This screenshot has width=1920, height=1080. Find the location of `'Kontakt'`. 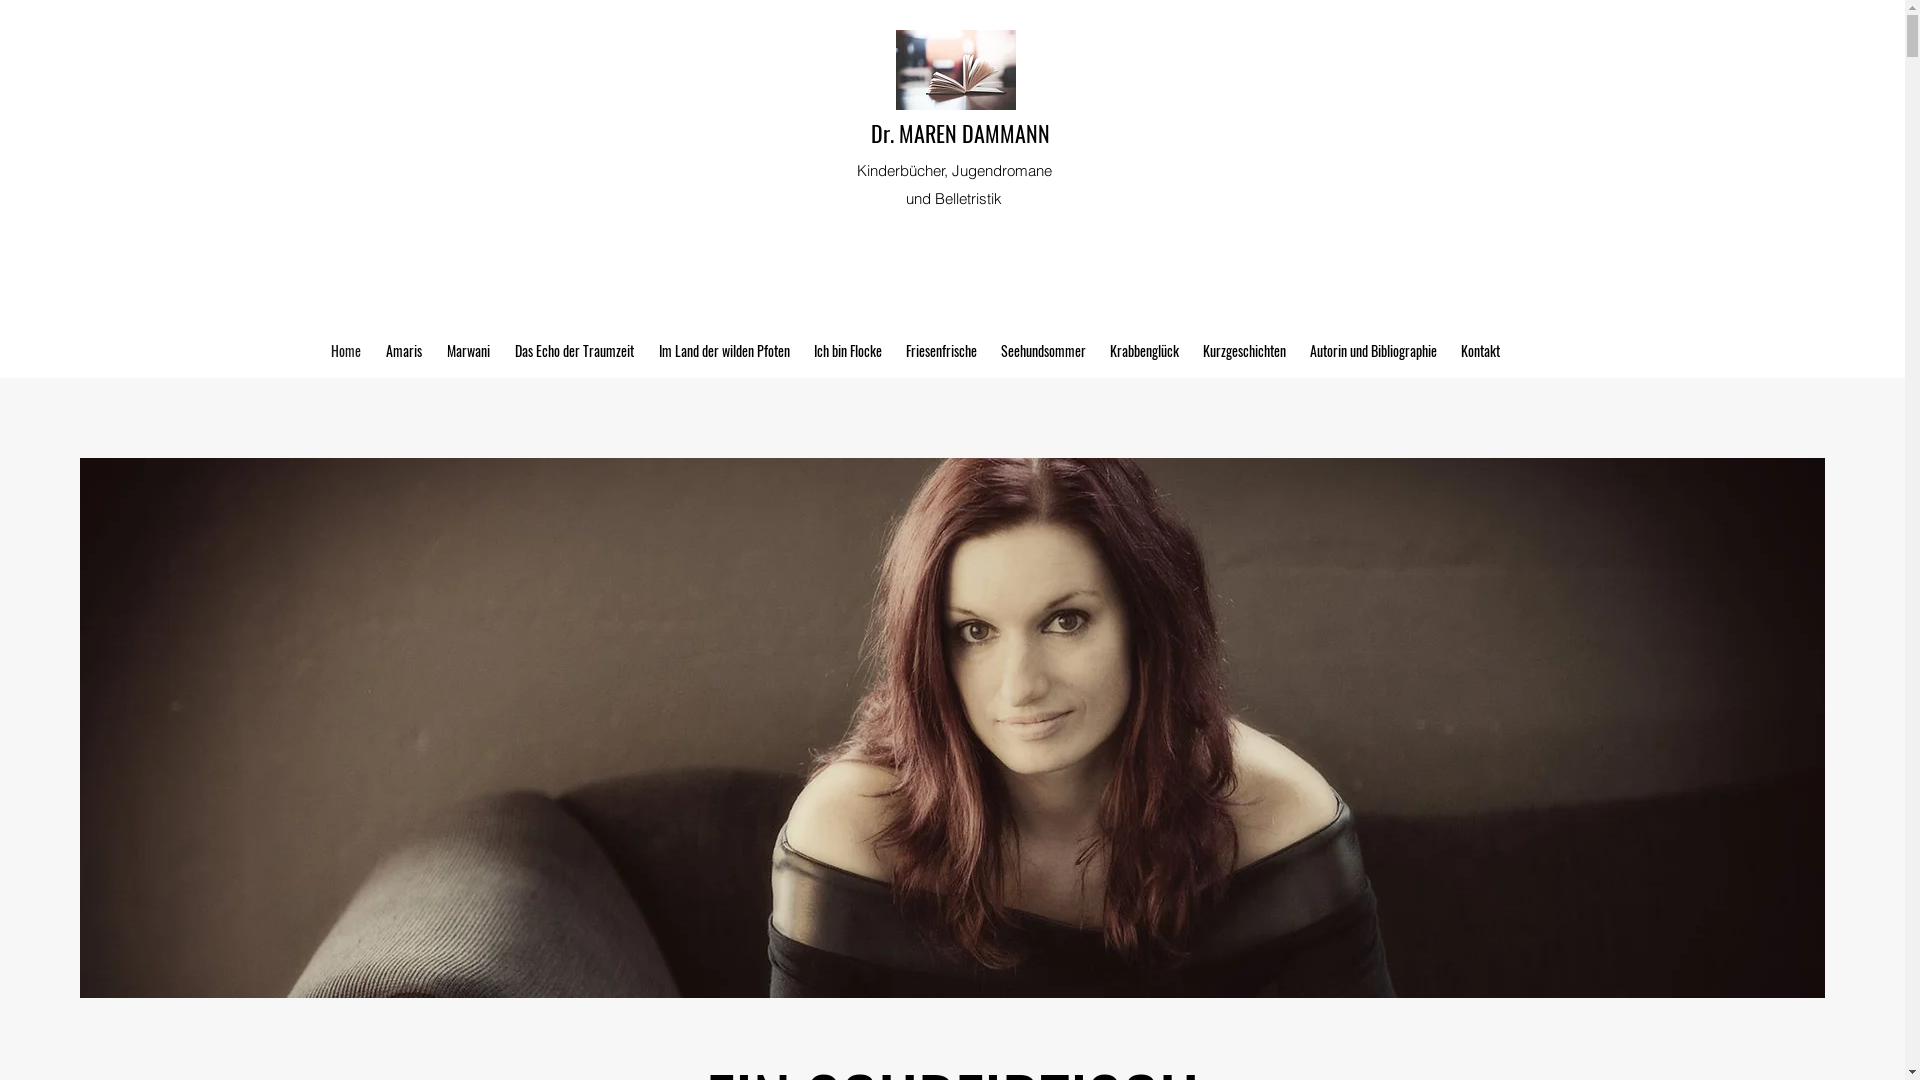

'Kontakt' is located at coordinates (1448, 350).